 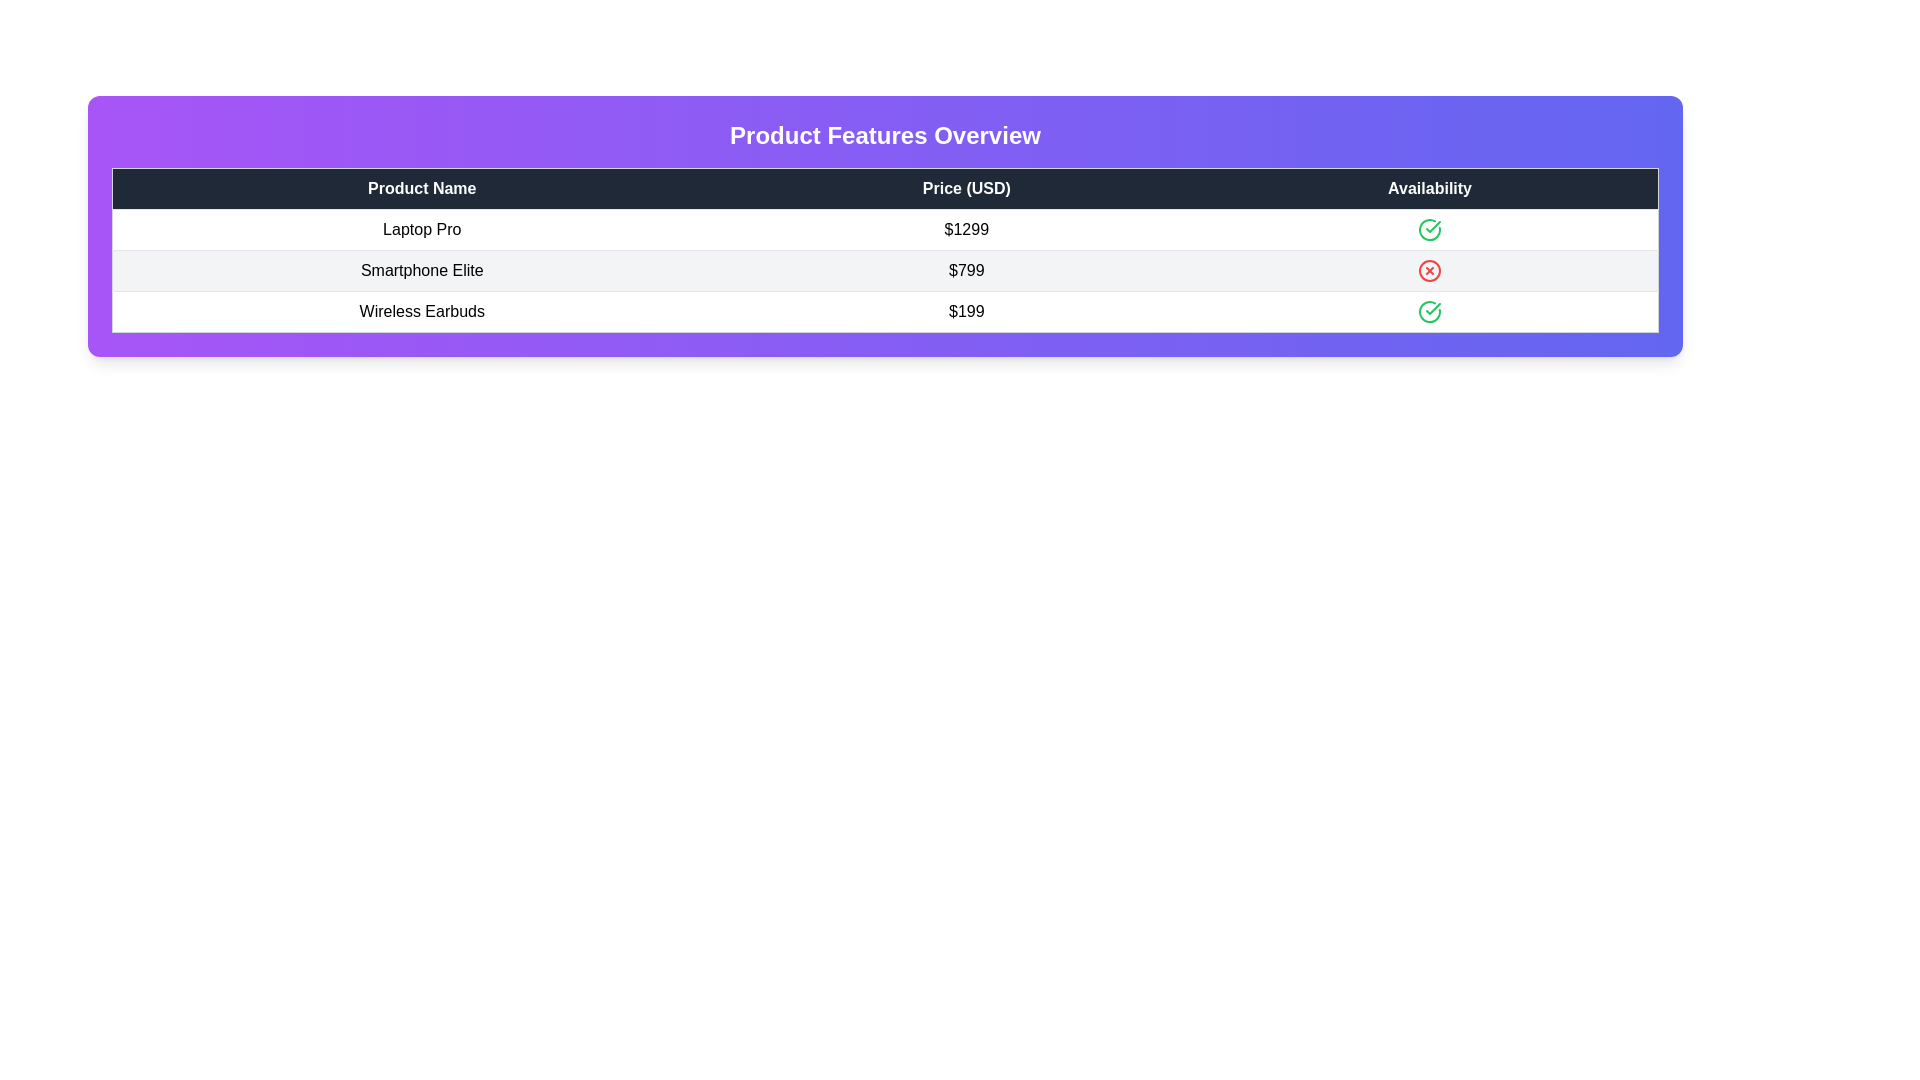 What do you see at coordinates (1429, 189) in the screenshot?
I see `the 'Availability' label, which is styled in white font on a dark background and is located in the third column of the header row of a data table` at bounding box center [1429, 189].